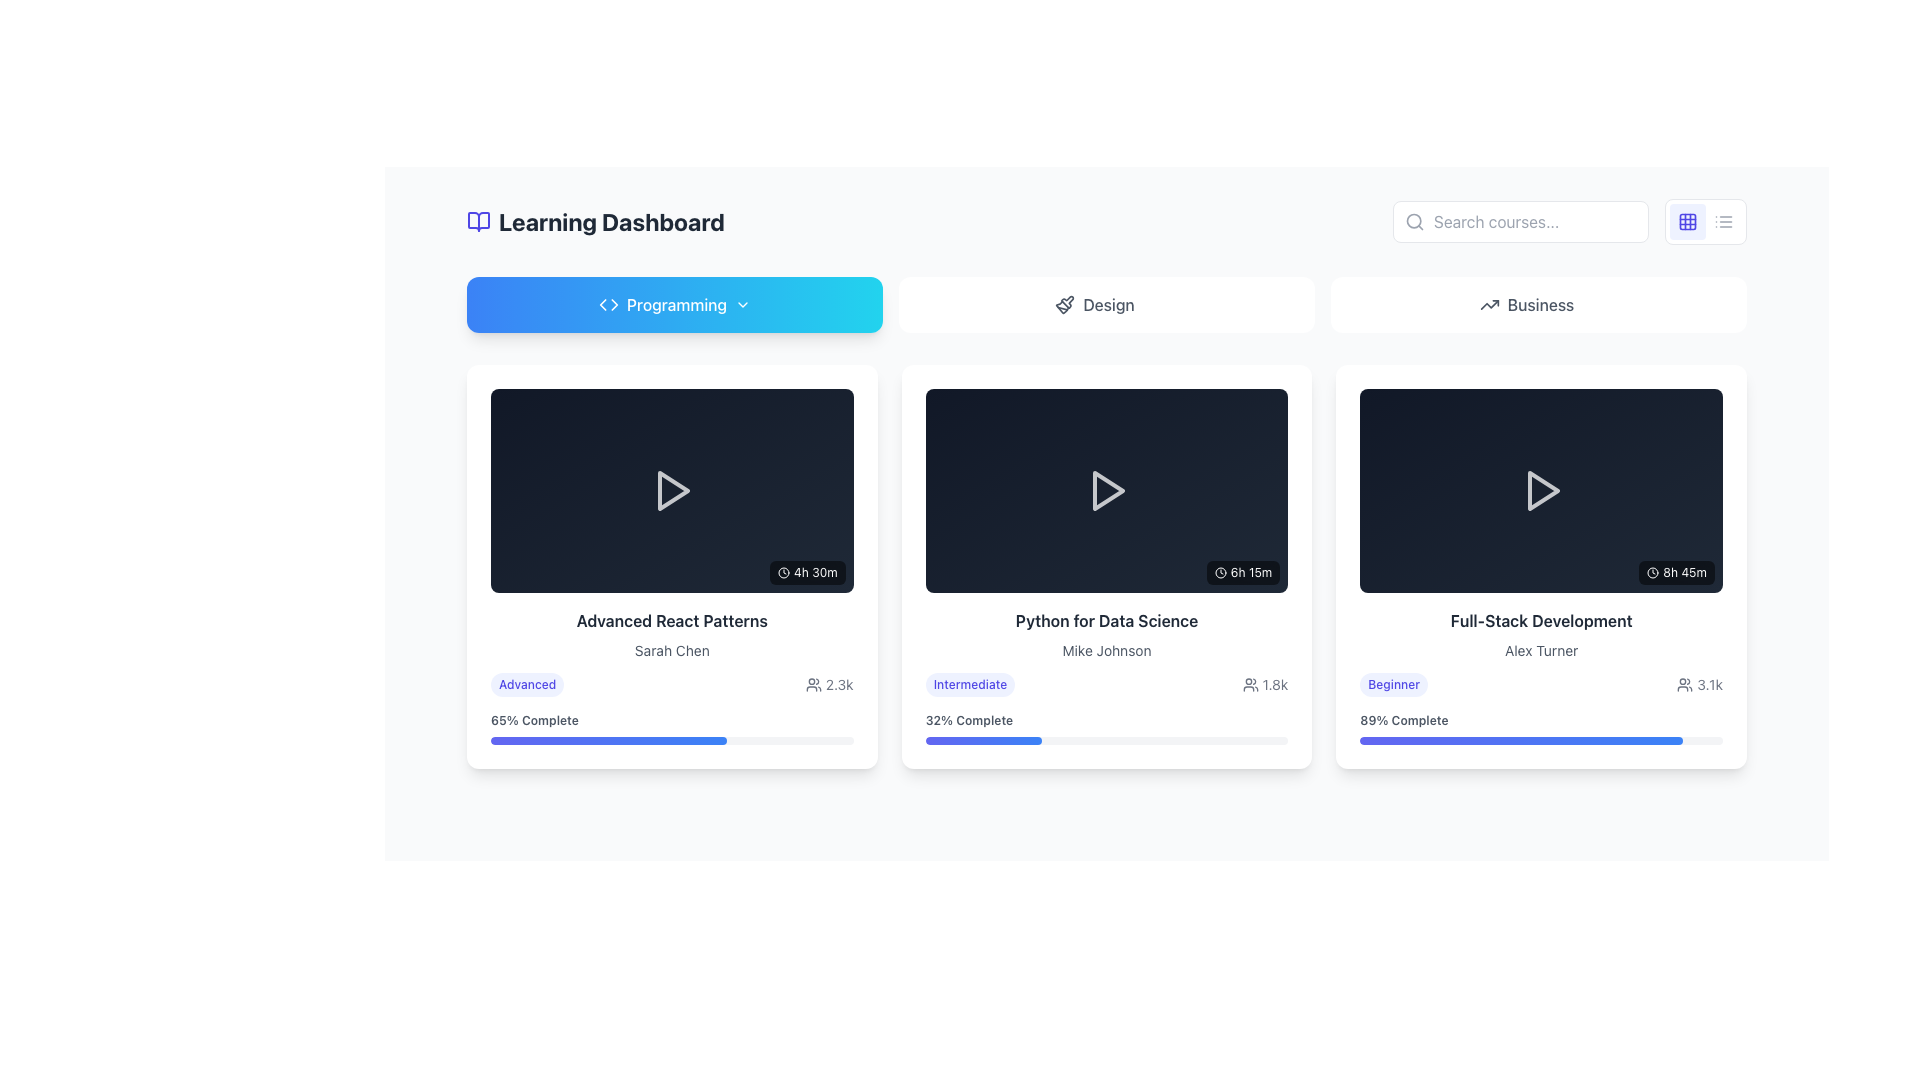 The width and height of the screenshot is (1920, 1080). Describe the element at coordinates (1066, 302) in the screenshot. I see `the paintbrush icon in the top navigation menu, which signifies the 'Design' category, located between the 'Programming' and 'Business' sections` at that location.